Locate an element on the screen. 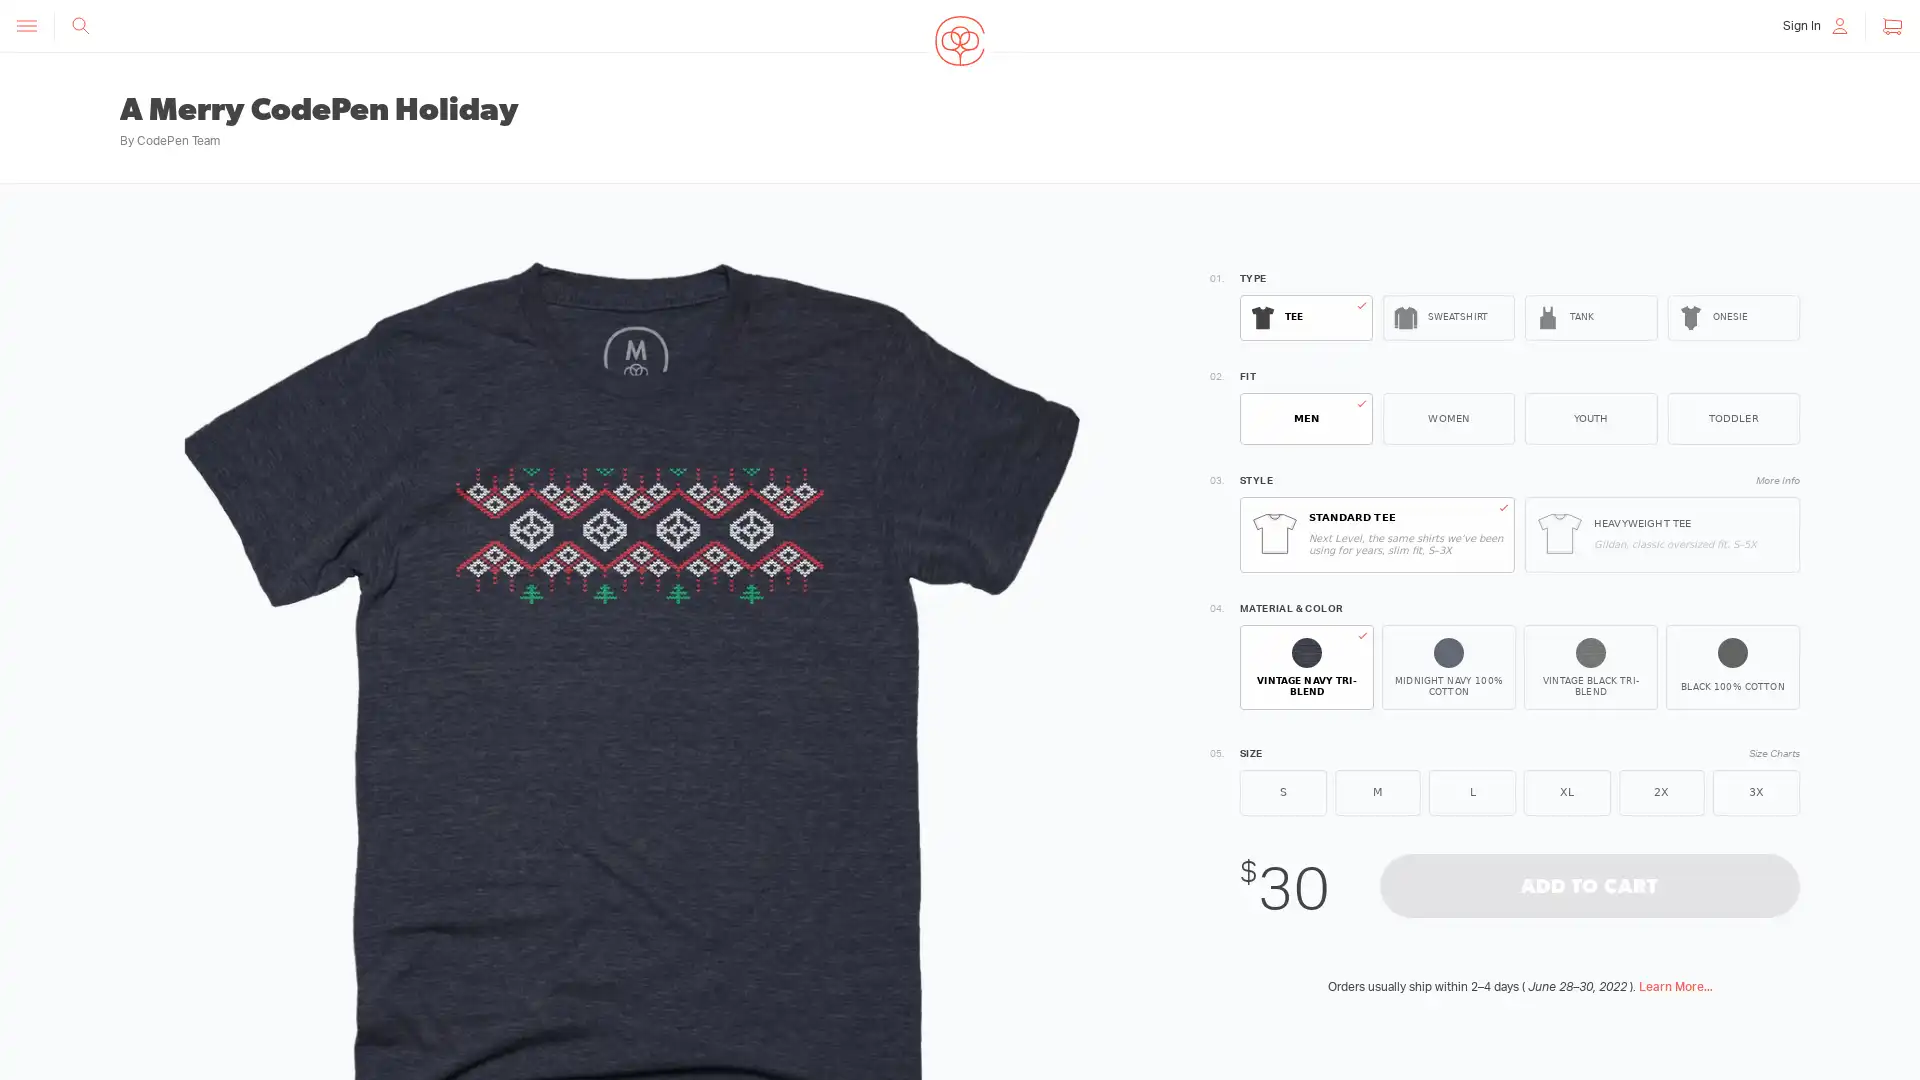  SWEATSHIRT is located at coordinates (1448, 316).